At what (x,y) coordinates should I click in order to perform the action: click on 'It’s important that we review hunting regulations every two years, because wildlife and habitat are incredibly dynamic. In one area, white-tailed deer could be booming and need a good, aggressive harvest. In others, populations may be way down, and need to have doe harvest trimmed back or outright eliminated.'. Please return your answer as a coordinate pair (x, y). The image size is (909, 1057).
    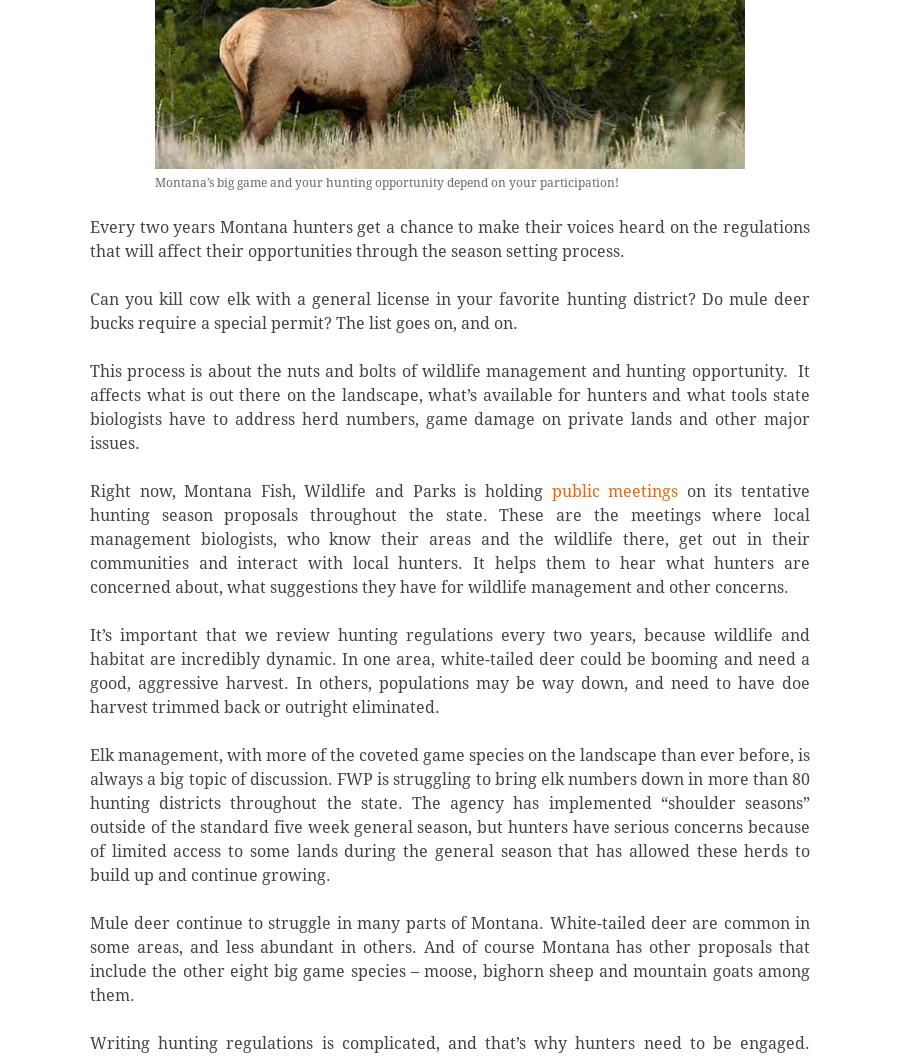
    Looking at the image, I should click on (448, 671).